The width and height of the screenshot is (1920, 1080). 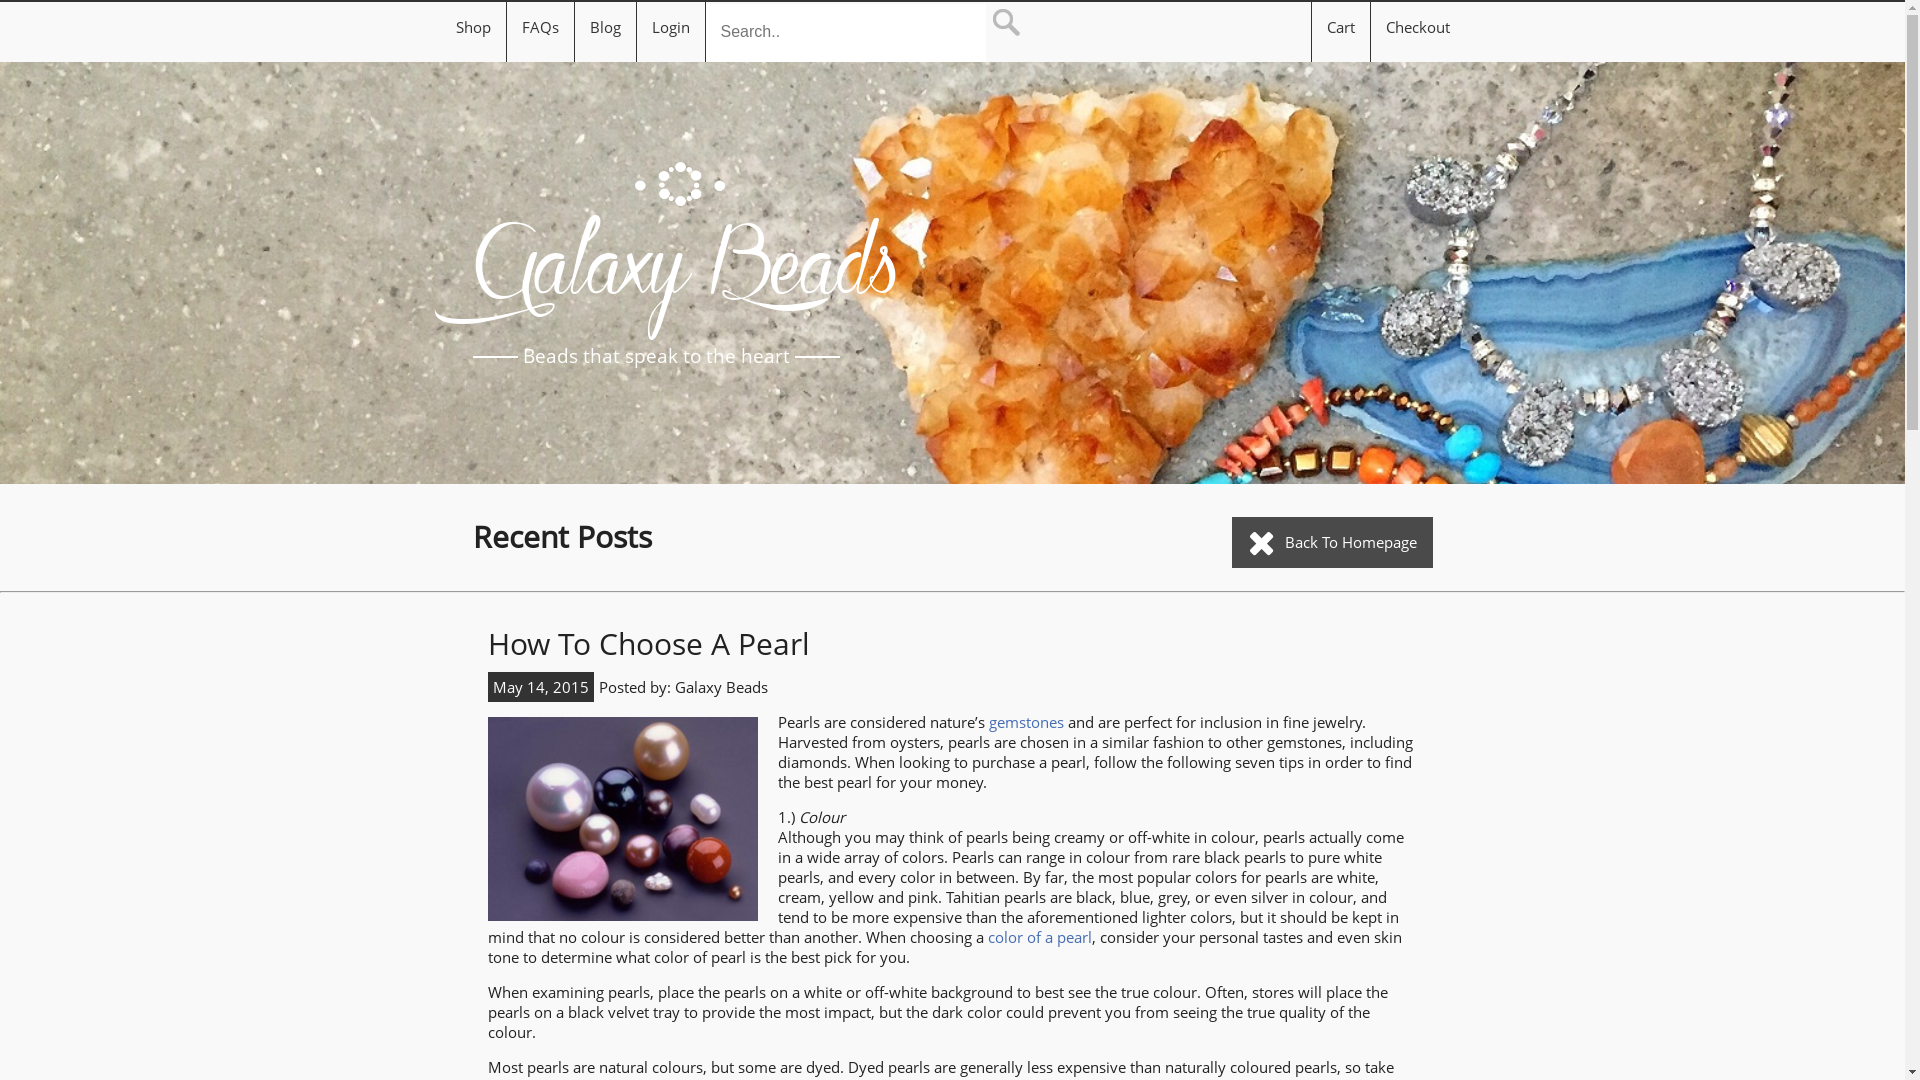 What do you see at coordinates (604, 27) in the screenshot?
I see `'Blog'` at bounding box center [604, 27].